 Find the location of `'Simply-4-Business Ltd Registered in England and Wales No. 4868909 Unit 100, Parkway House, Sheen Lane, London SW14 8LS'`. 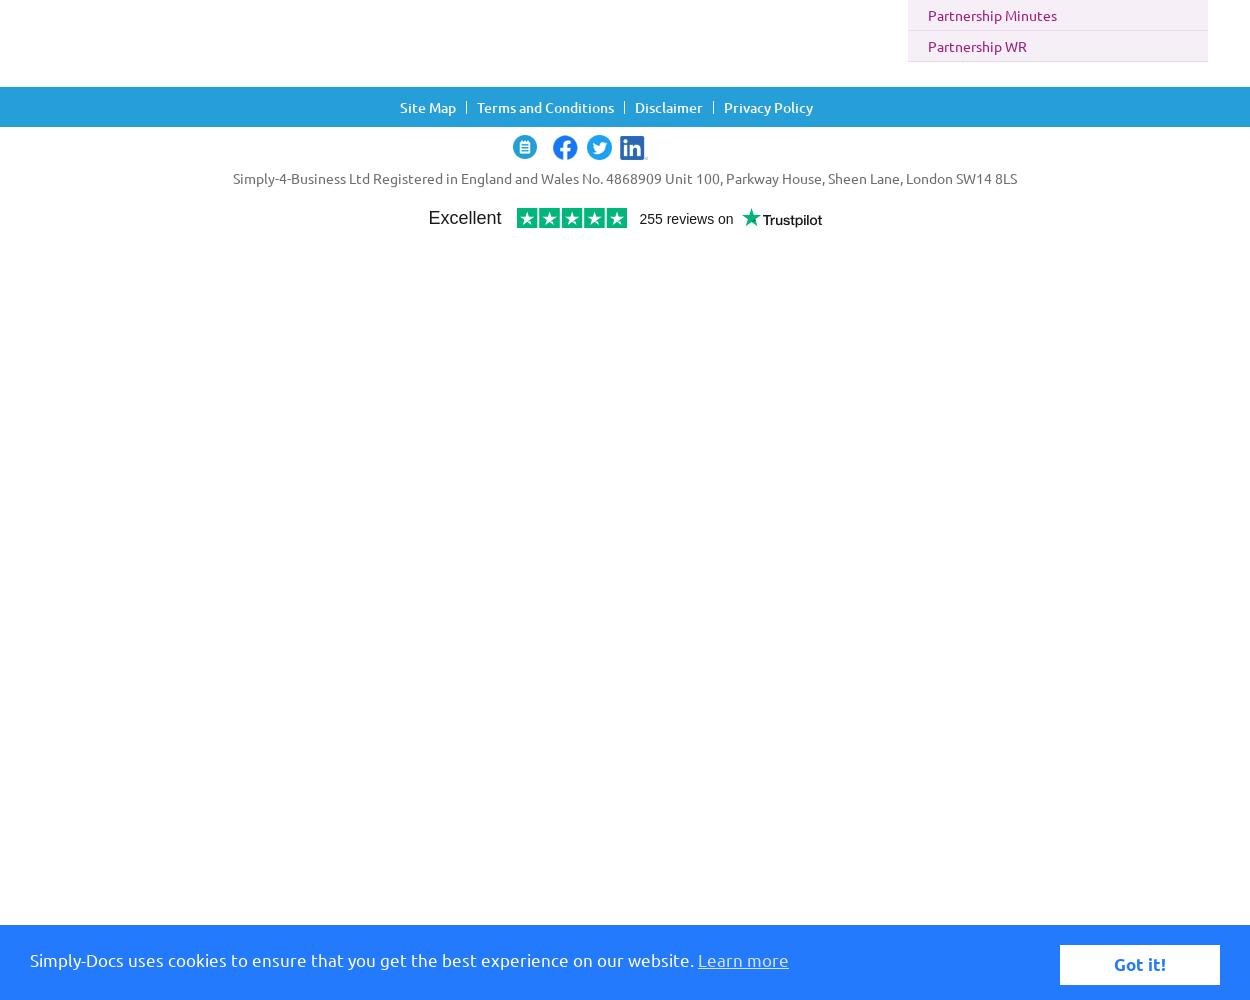

'Simply-4-Business Ltd Registered in England and Wales No. 4868909 Unit 100, Parkway House, Sheen Lane, London SW14 8LS' is located at coordinates (625, 178).